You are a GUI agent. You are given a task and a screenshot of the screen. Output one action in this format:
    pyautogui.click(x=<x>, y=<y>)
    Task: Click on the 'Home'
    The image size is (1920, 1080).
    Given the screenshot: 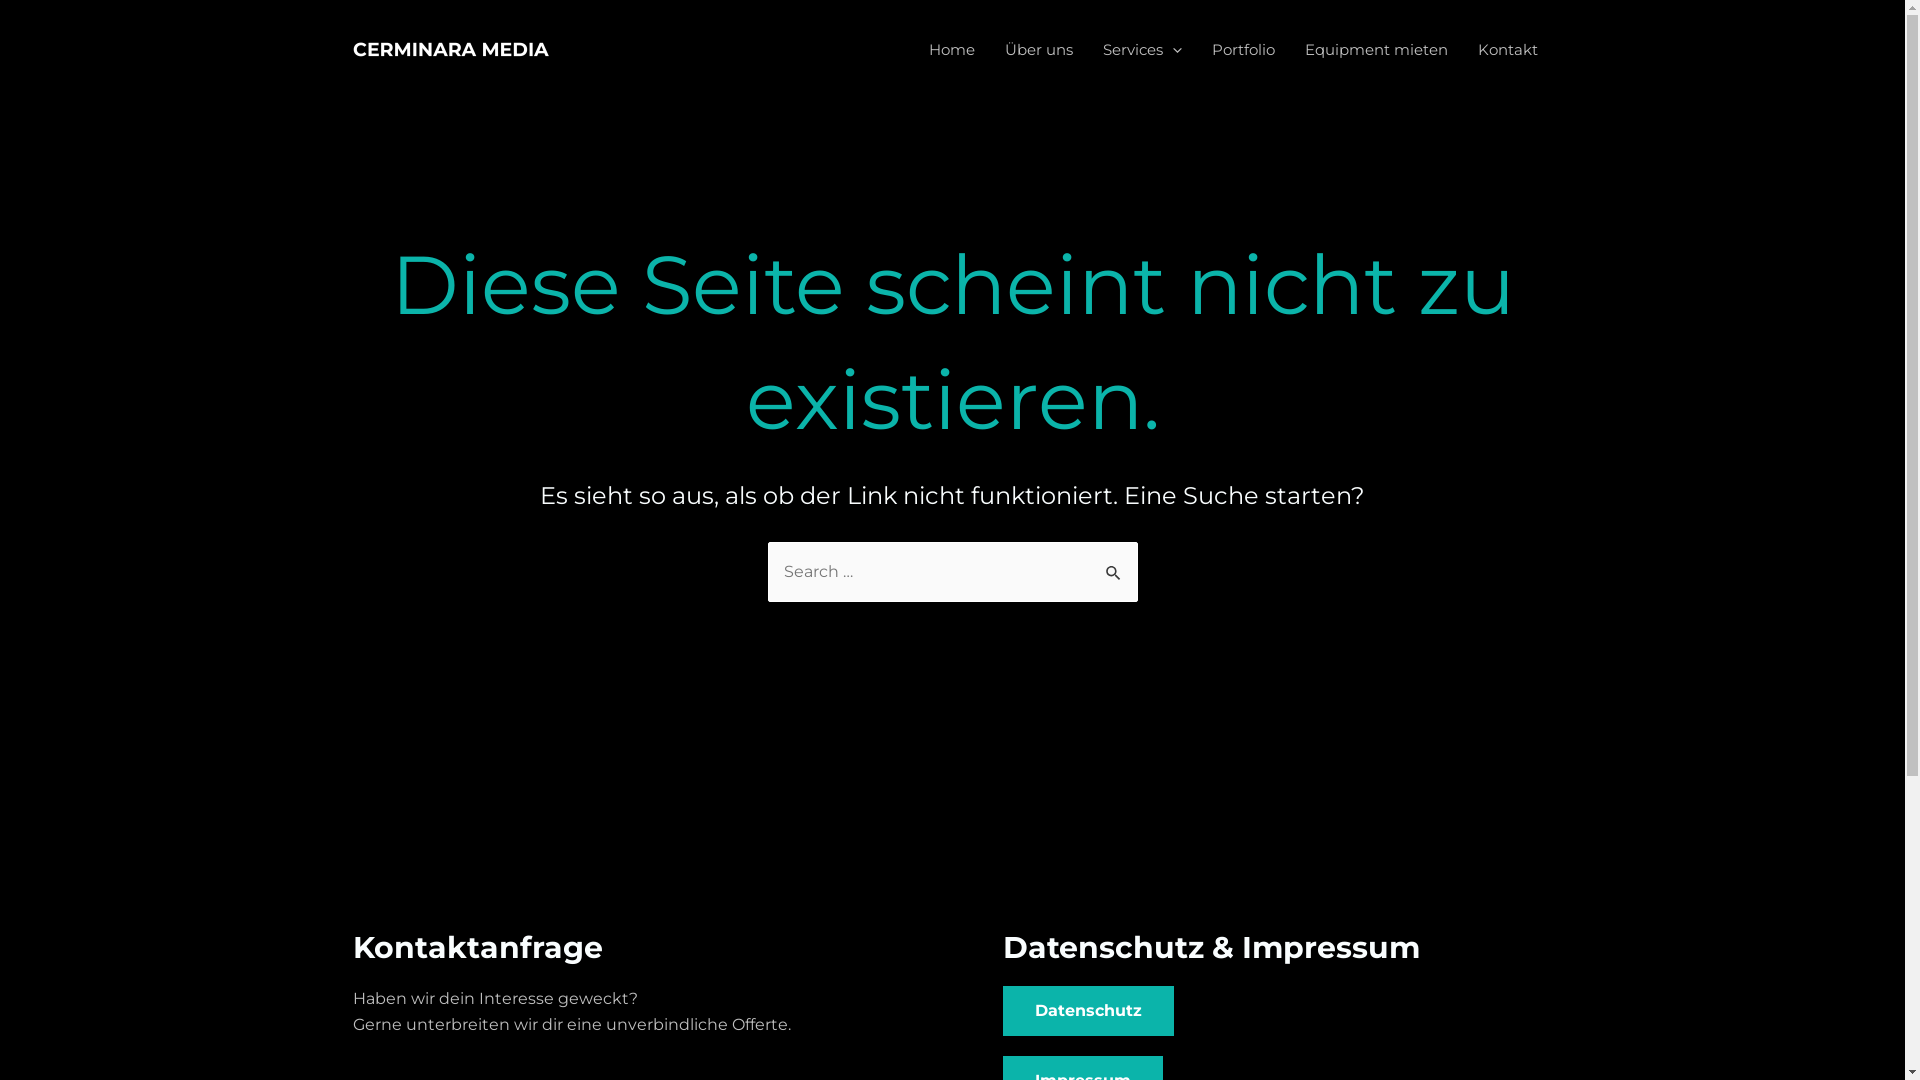 What is the action you would take?
    pyautogui.click(x=950, y=49)
    